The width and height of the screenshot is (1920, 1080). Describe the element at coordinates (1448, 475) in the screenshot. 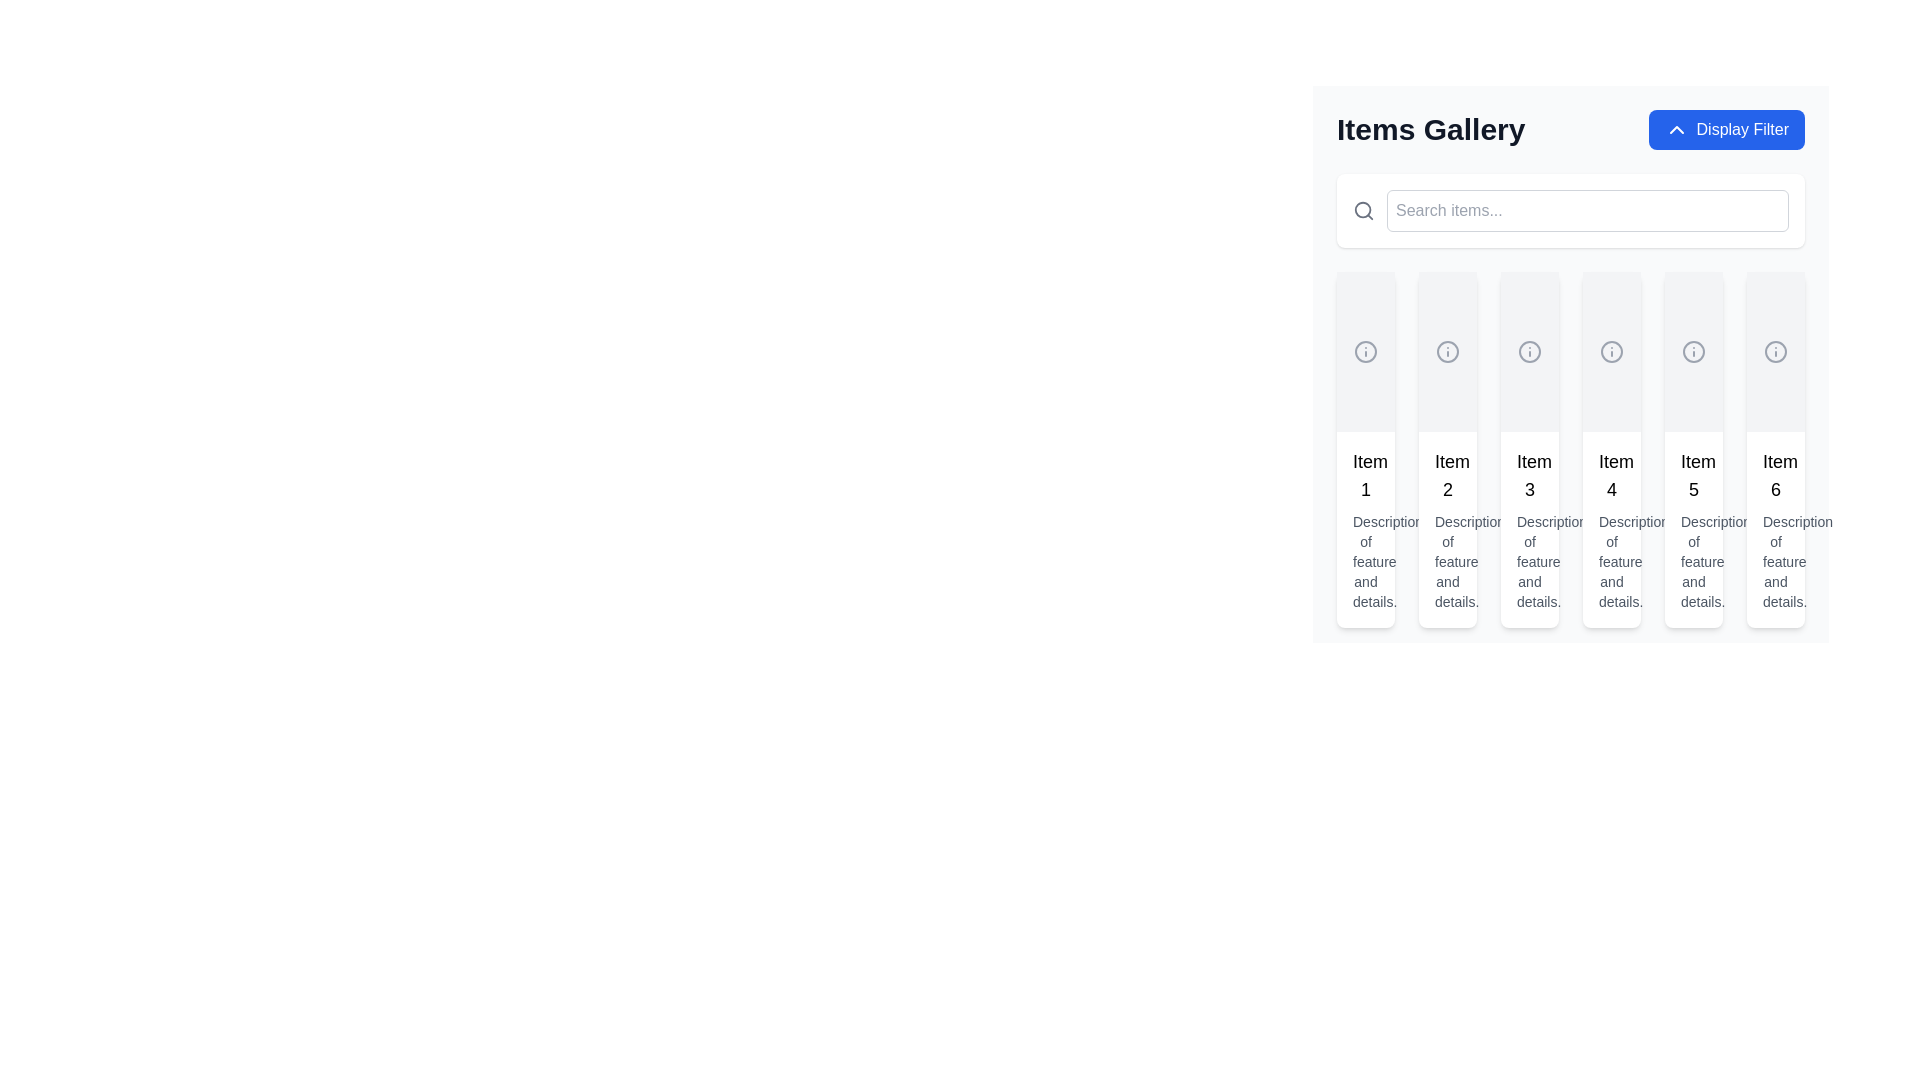

I see `the text label that contains the words 'Item 2', which is located at the top of the second card in a horizontally aligned list of cards` at that location.